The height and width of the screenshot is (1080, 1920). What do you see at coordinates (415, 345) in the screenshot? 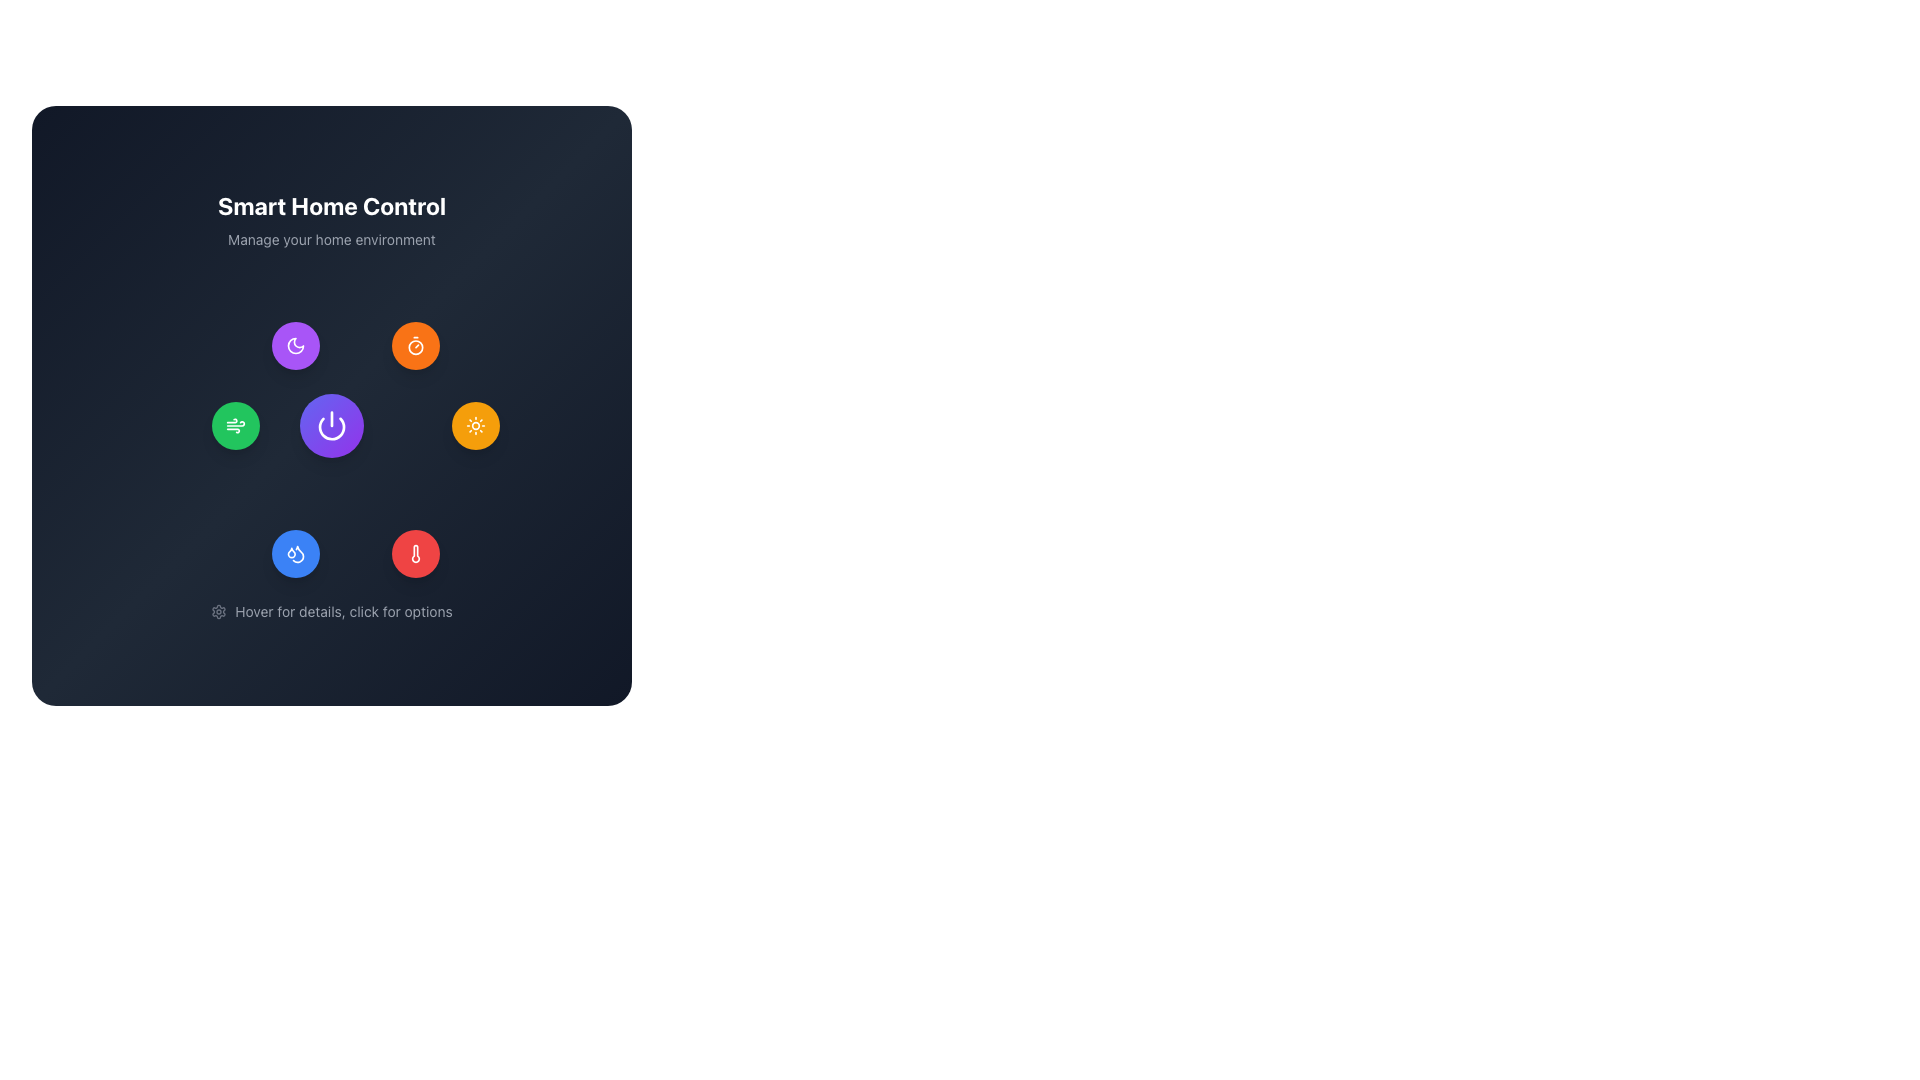
I see `the timer activation button located in the top-right area of a circular arrangement of icons, specifically the second icon from the top-left among the four main icons` at bounding box center [415, 345].